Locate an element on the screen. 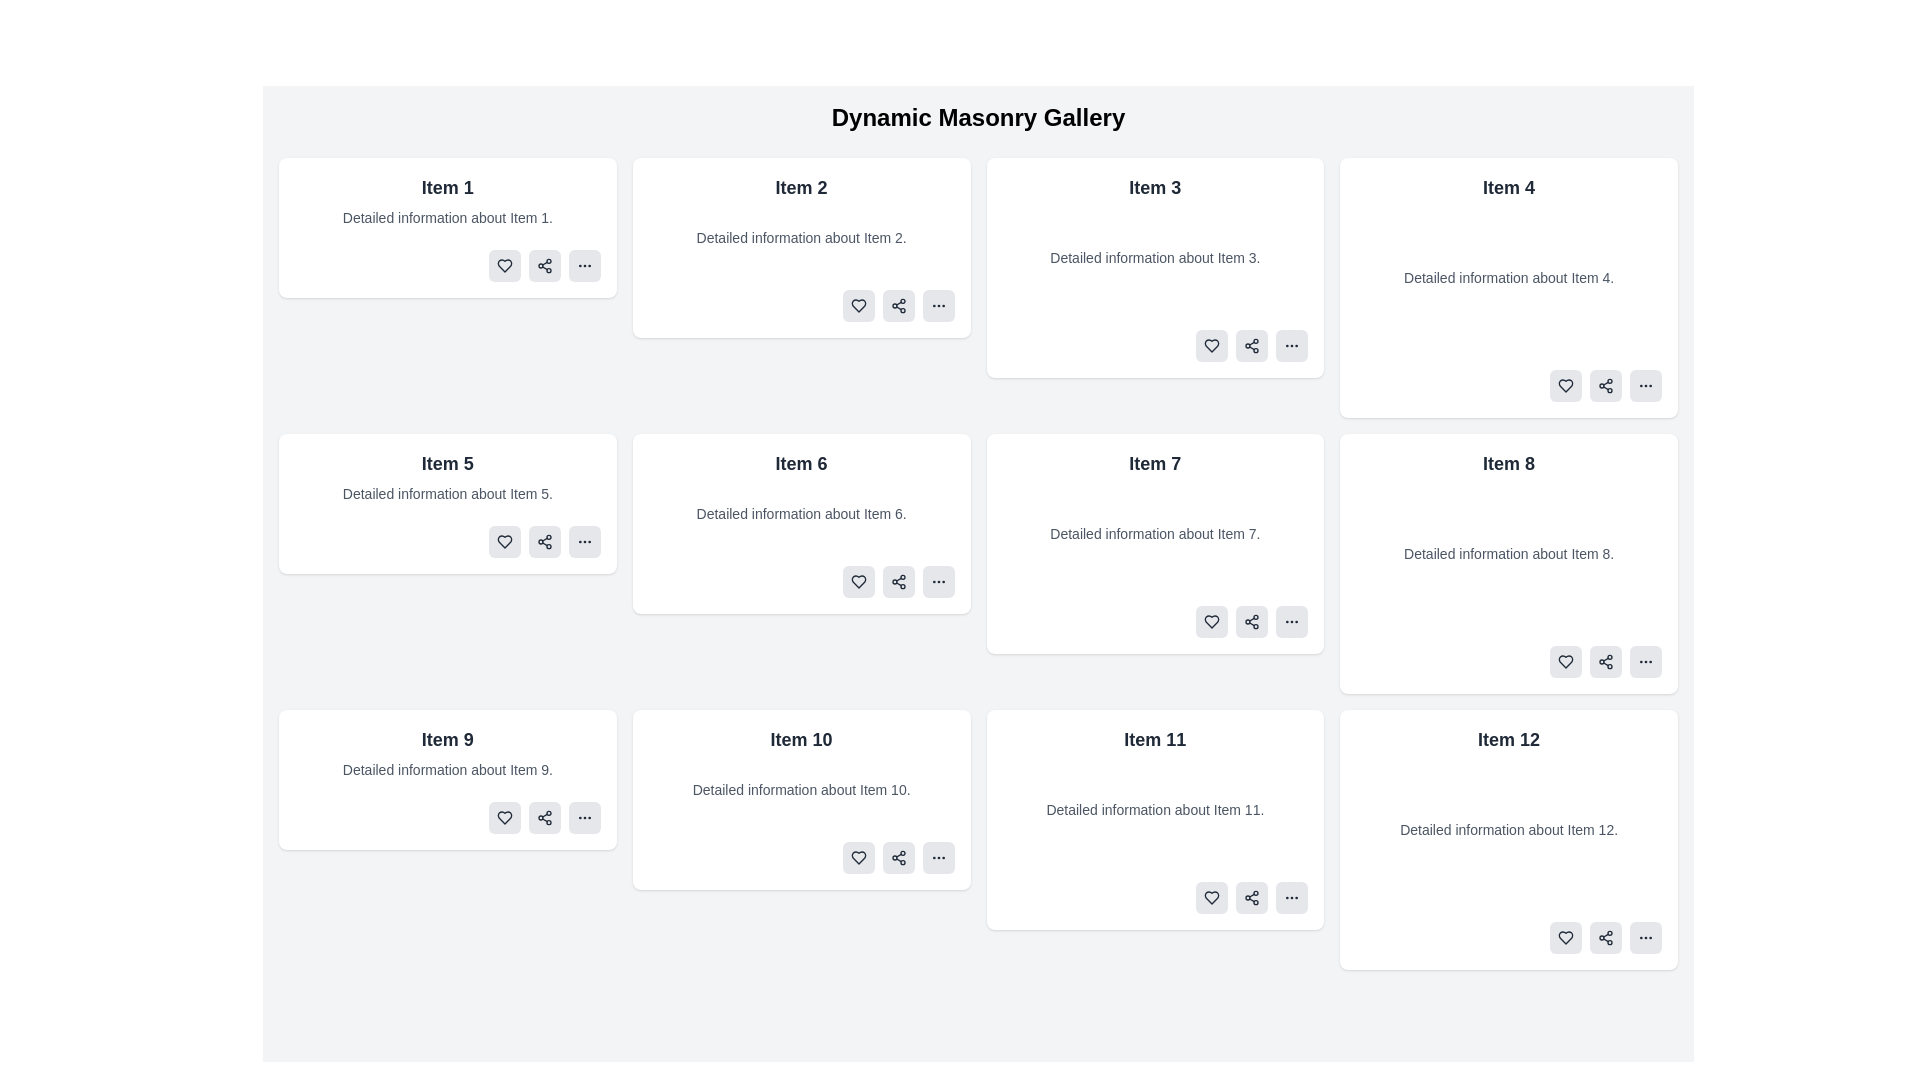 This screenshot has width=1920, height=1080. the text block providing supplementary information located directly below the title of the card titled 'Item 5' in the second card of the left column is located at coordinates (446, 493).